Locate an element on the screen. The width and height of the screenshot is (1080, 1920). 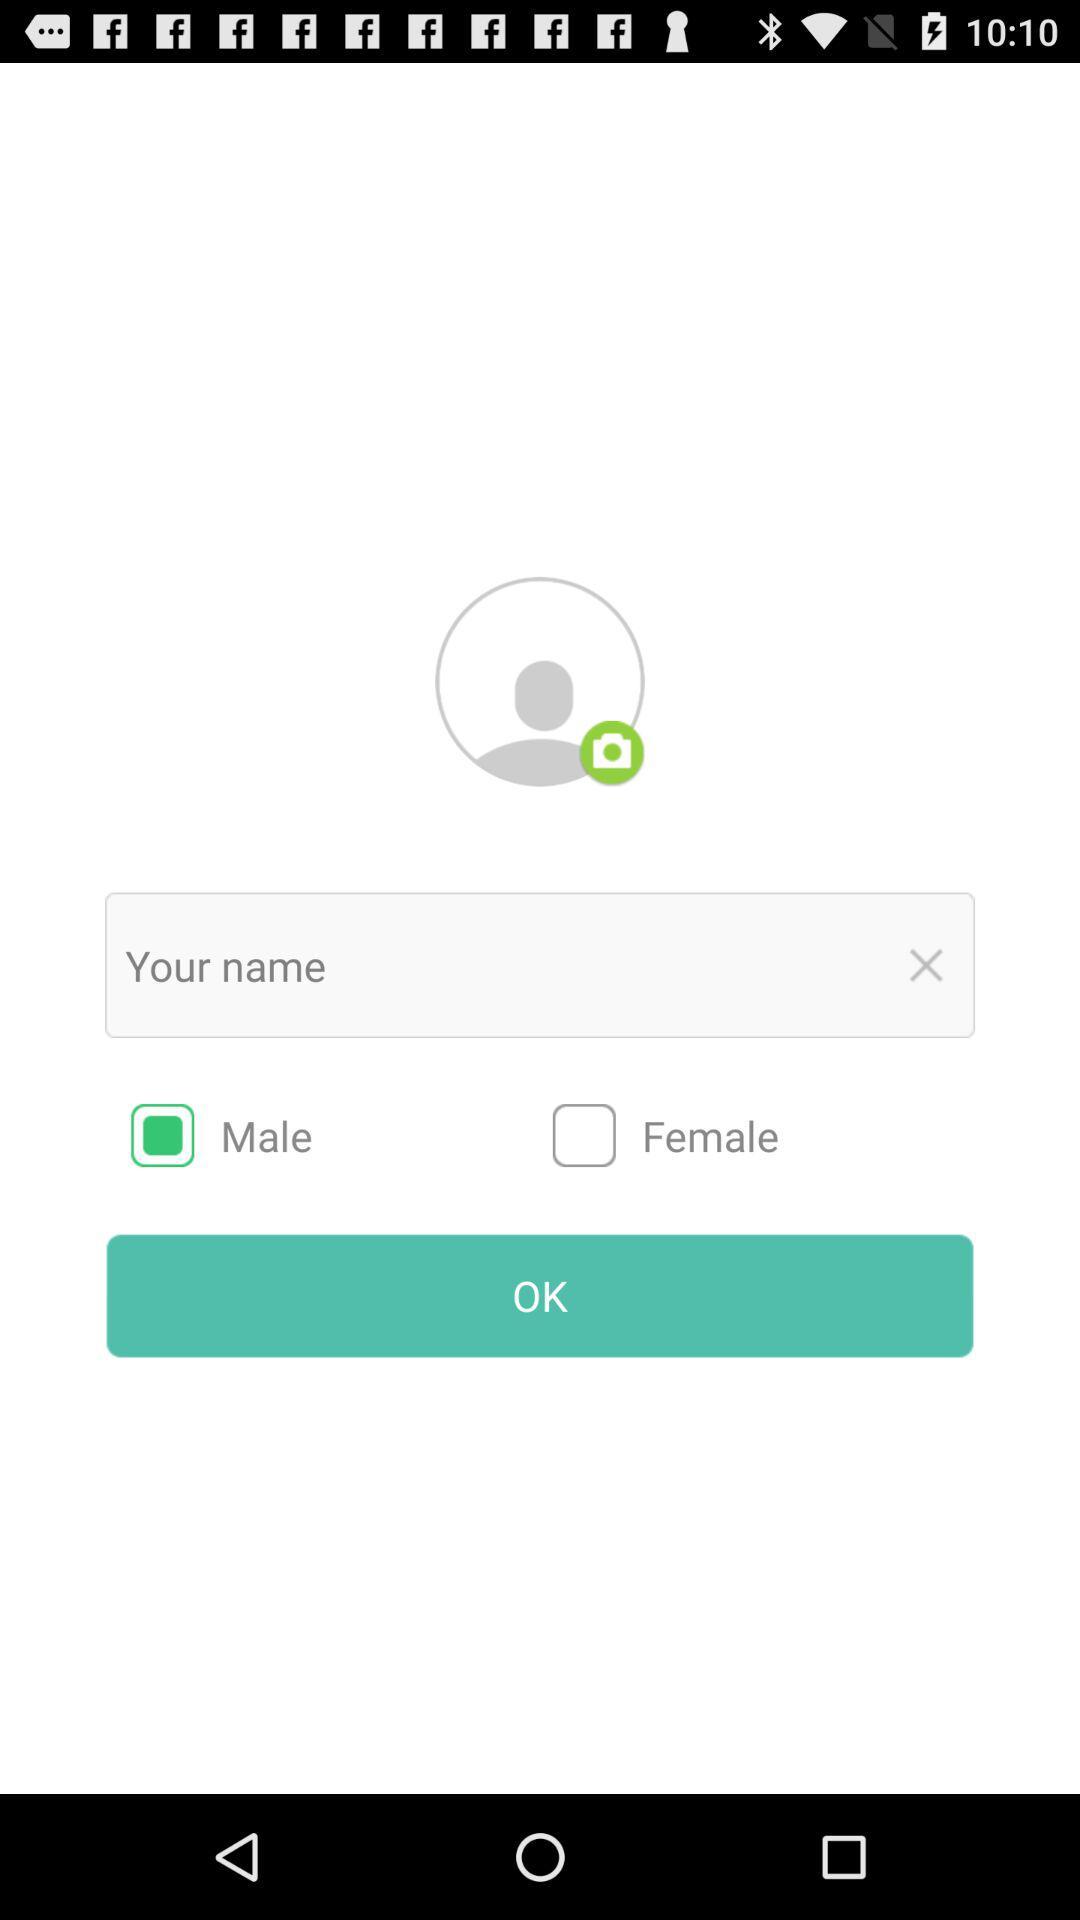
the user name toggle is located at coordinates (926, 965).